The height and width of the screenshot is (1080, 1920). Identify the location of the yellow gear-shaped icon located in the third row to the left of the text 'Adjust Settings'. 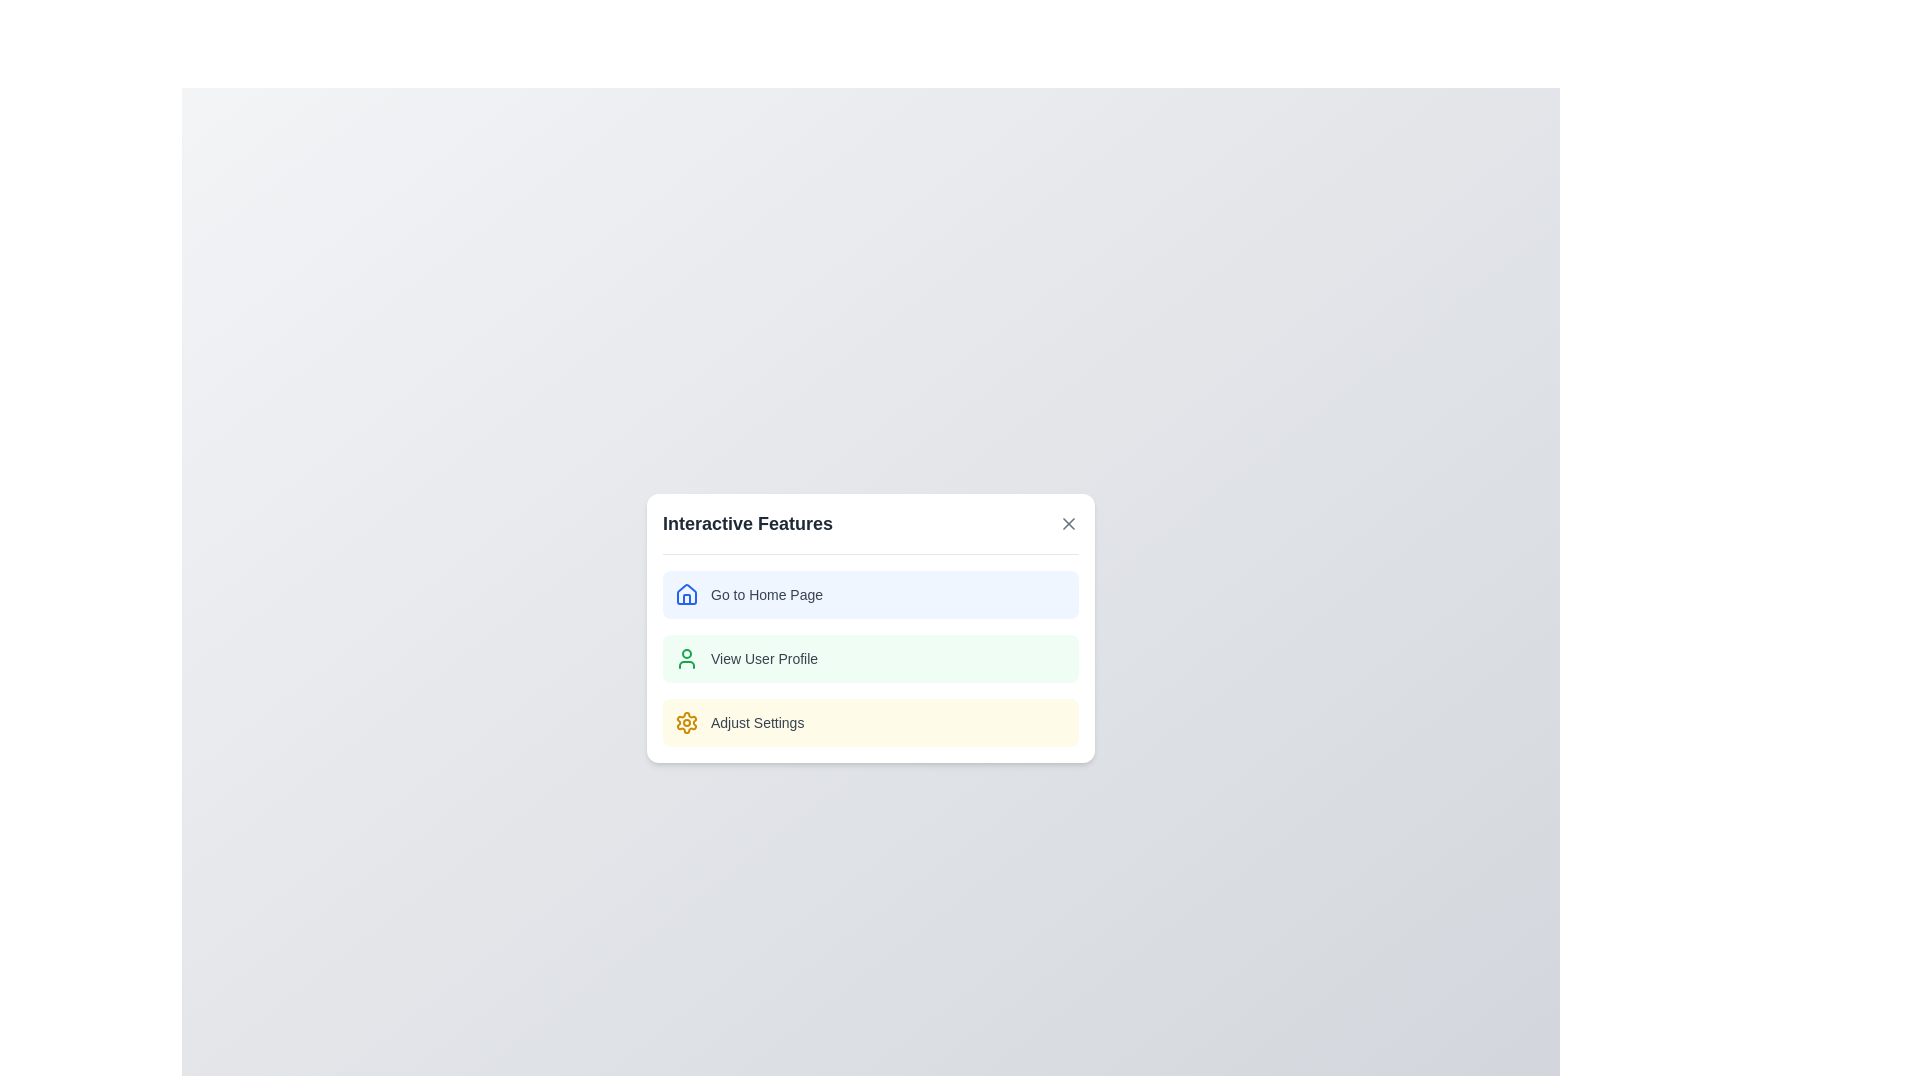
(686, 721).